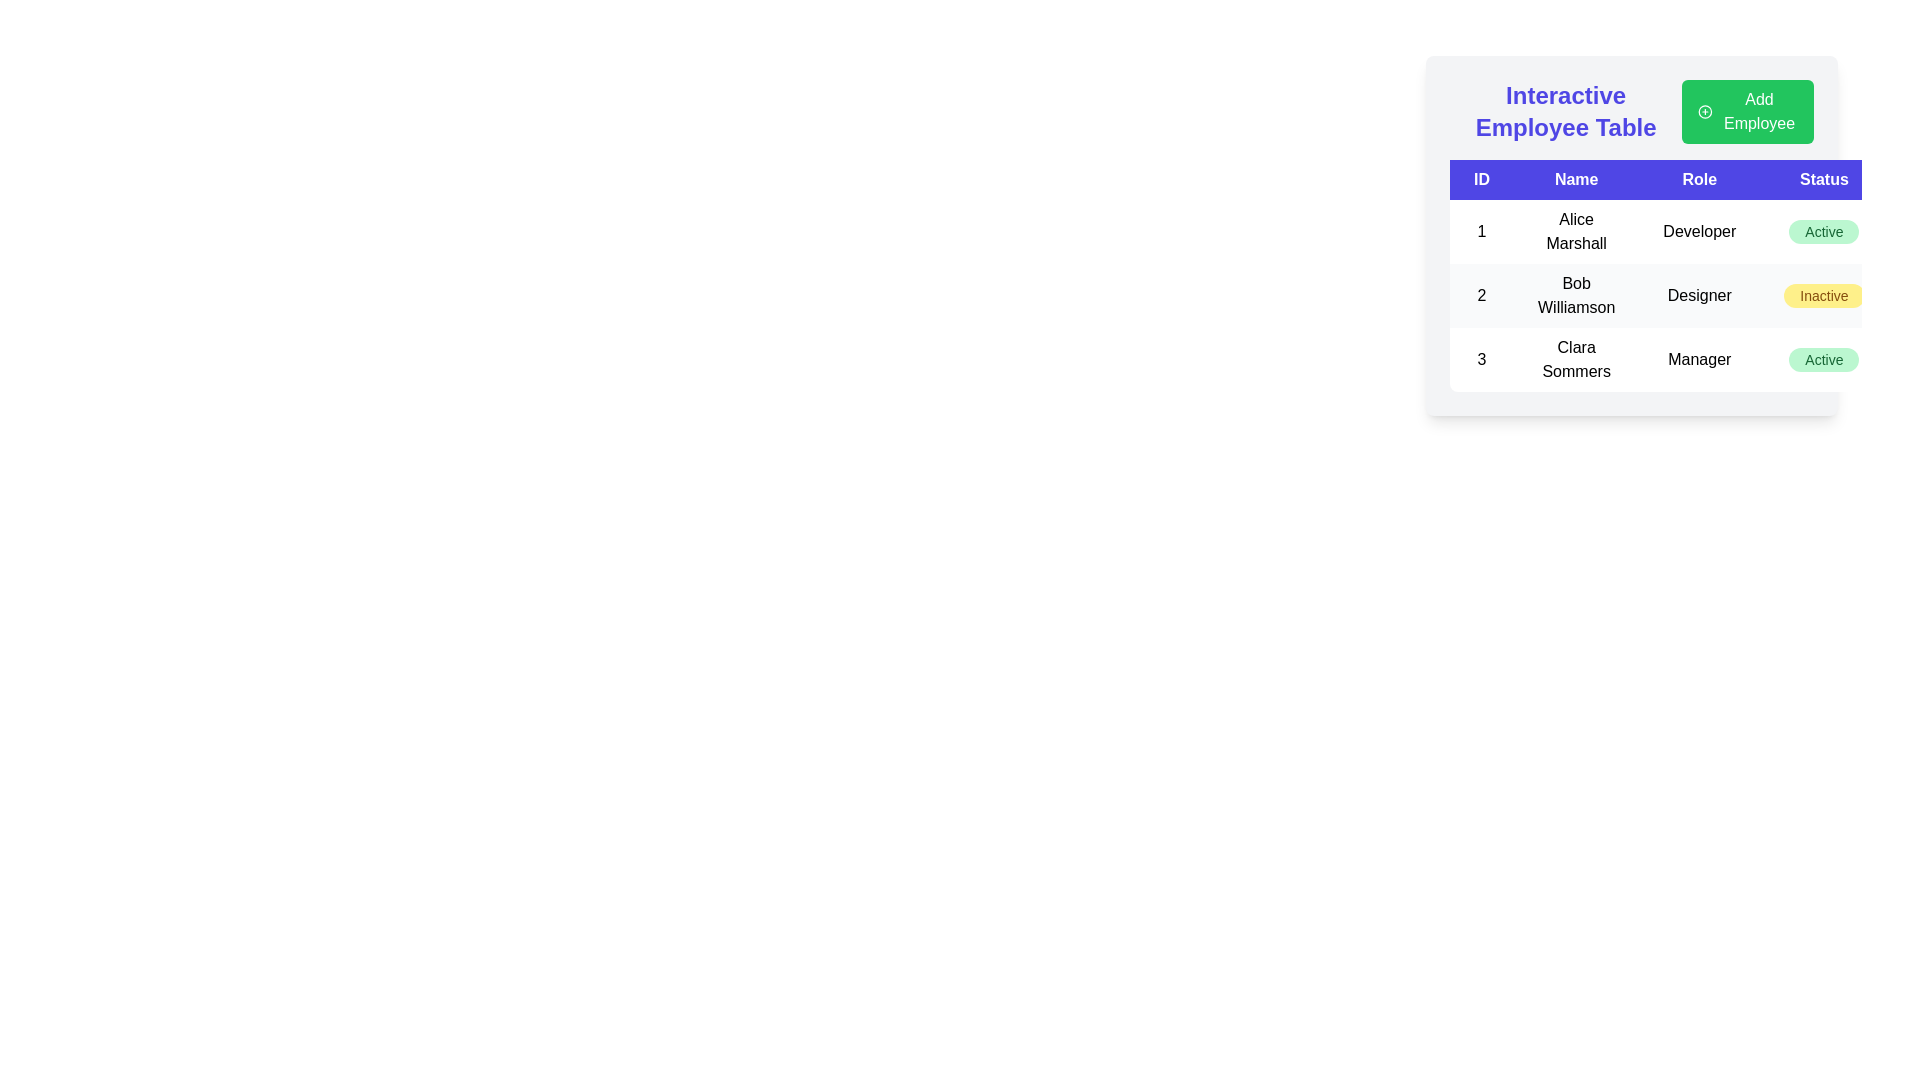 This screenshot has height=1080, width=1920. What do you see at coordinates (1824, 358) in the screenshot?
I see `the Status indicator label displaying 'Active' in green text, located in the 'Status' column of the table for 'Clara Sommers'` at bounding box center [1824, 358].